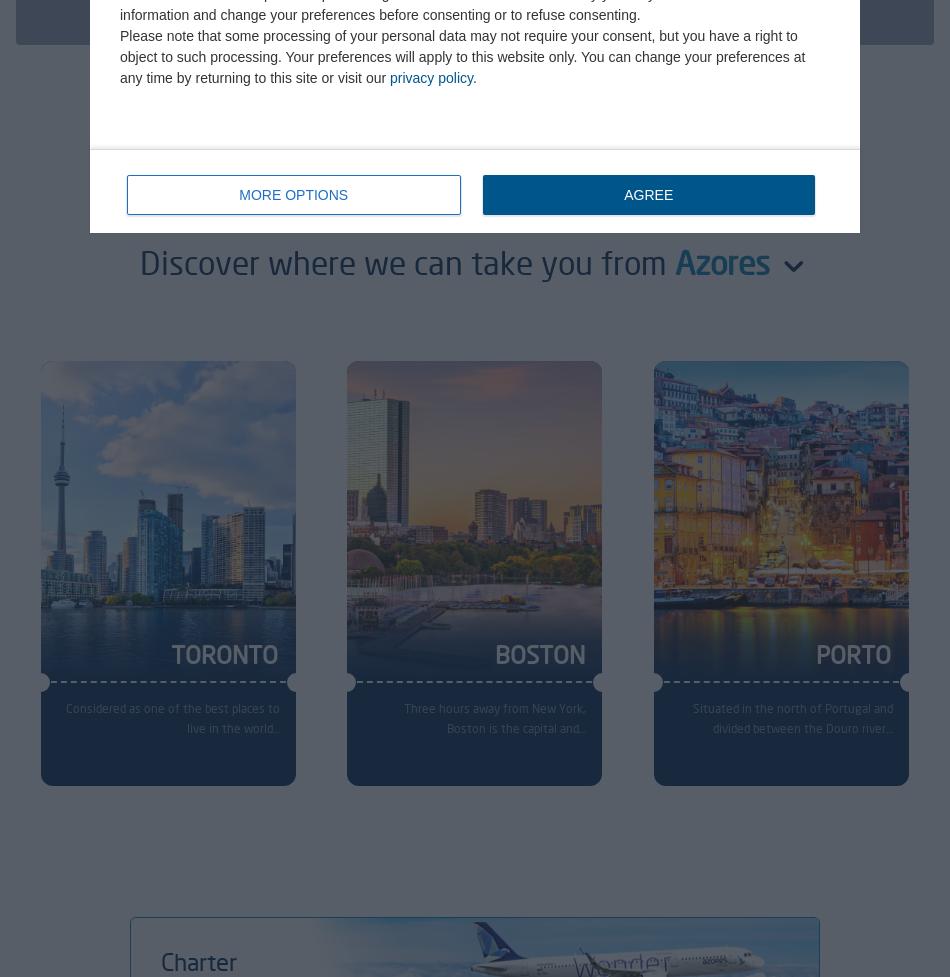  Describe the element at coordinates (721, 262) in the screenshot. I see `'Azores'` at that location.